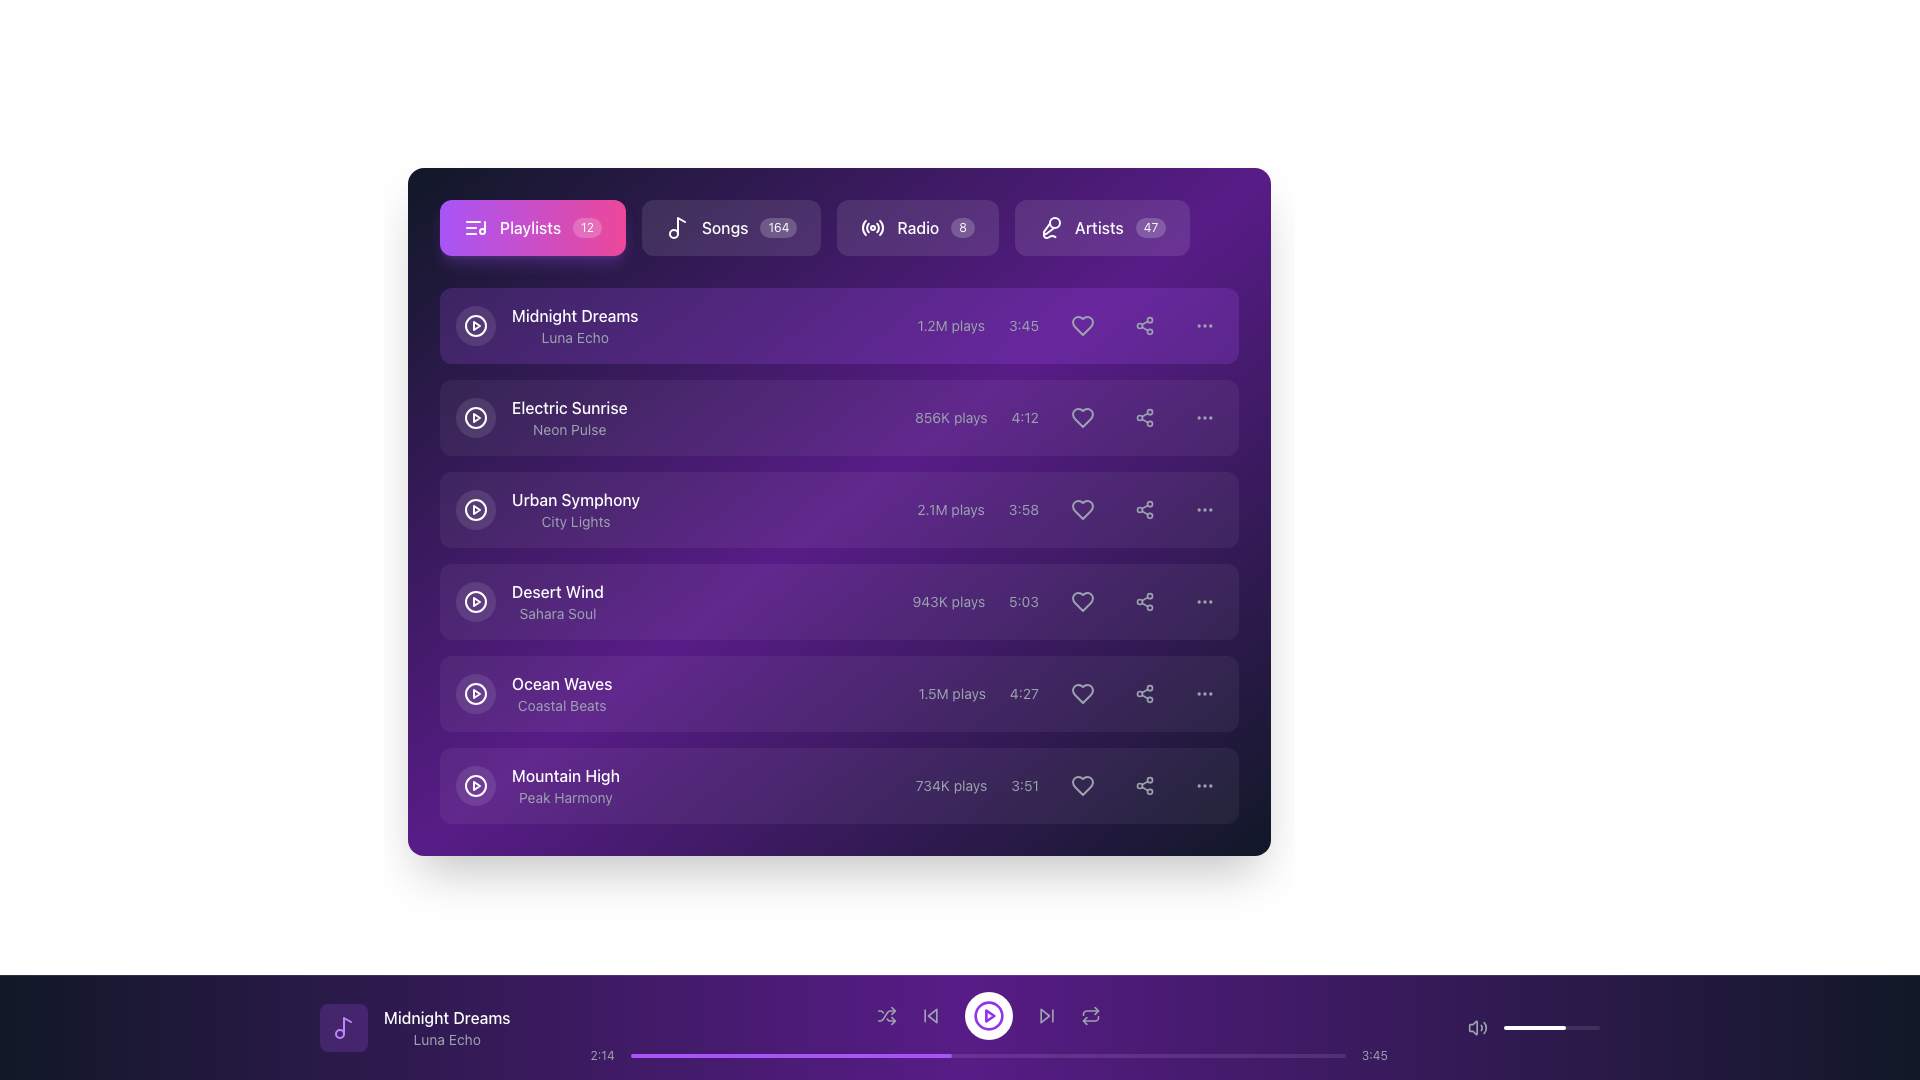 The height and width of the screenshot is (1080, 1920). I want to click on playback time, so click(1187, 1055).